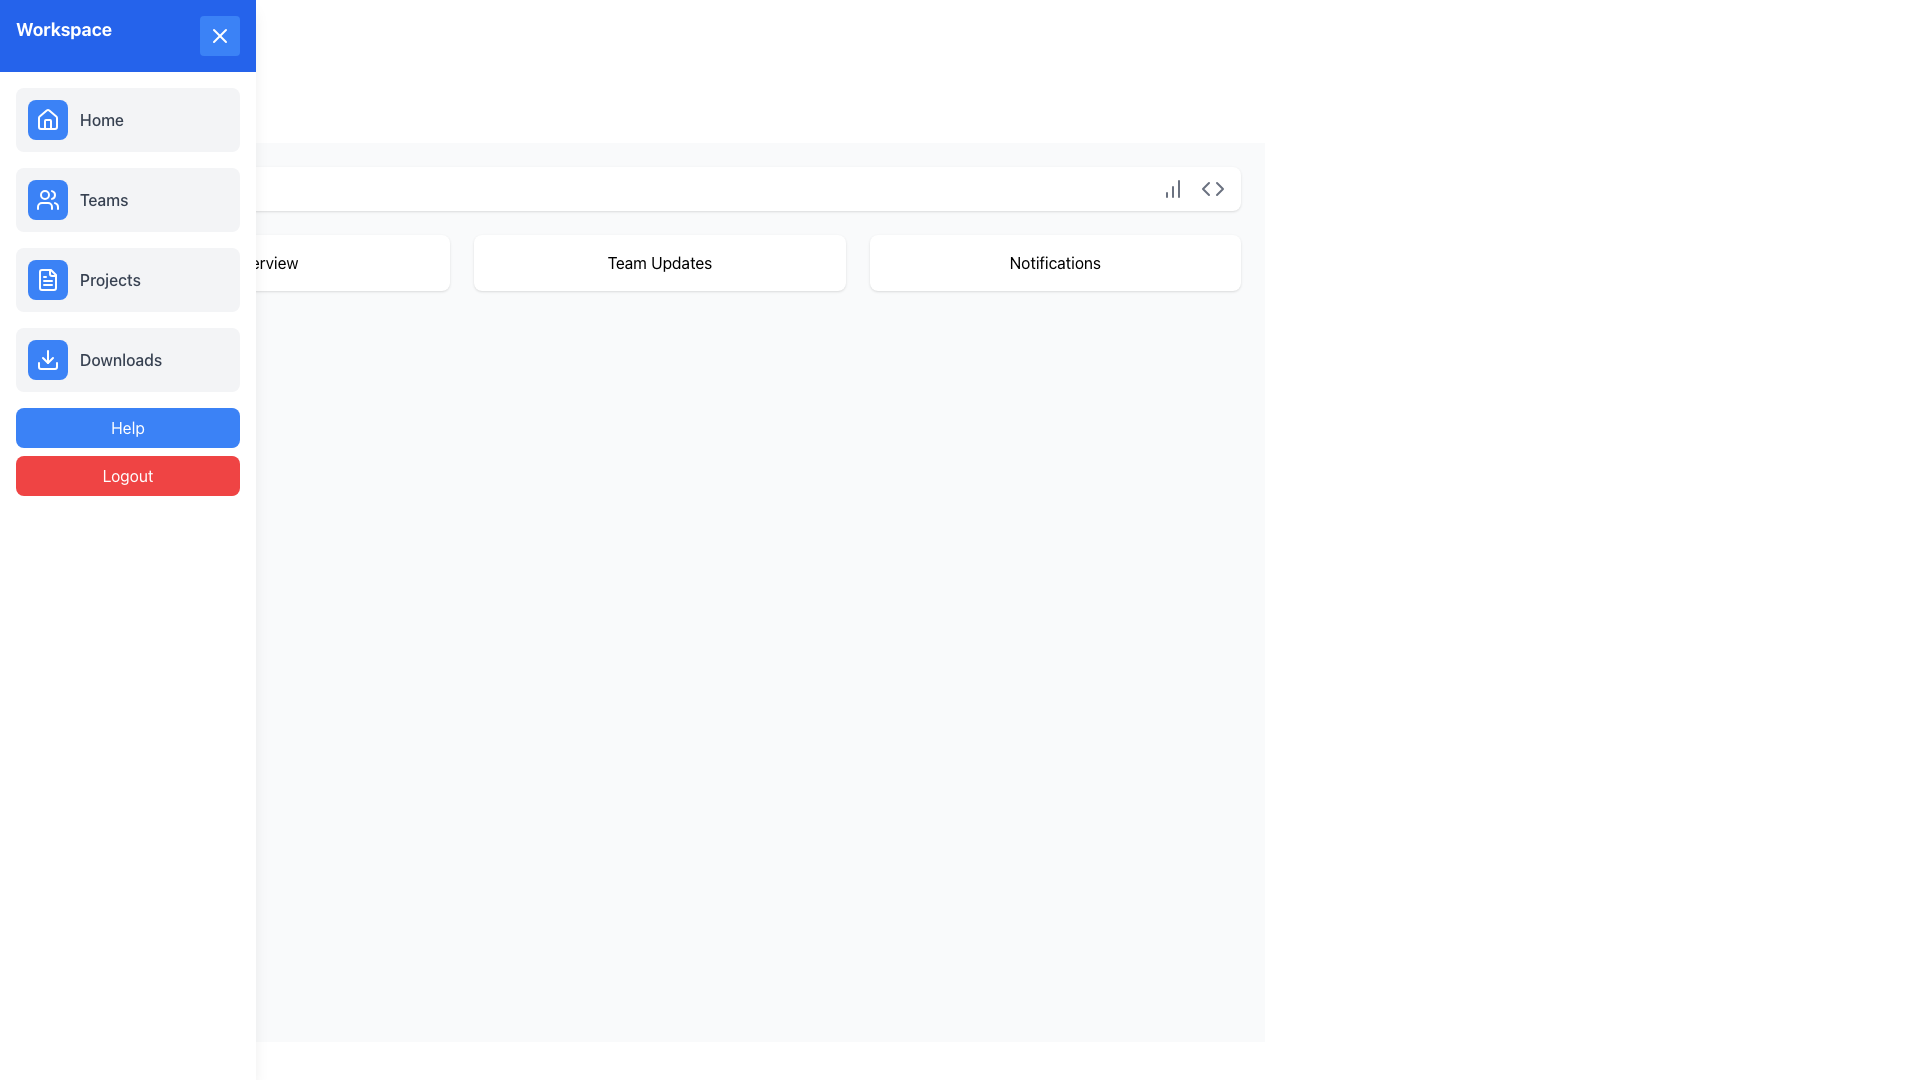  Describe the element at coordinates (127, 280) in the screenshot. I see `the 'Projects' button, which is the third option in the vertical list of navigation items within the sidebar. The button has a gray background that changes to blue on hover, and features an icon resembling a document on the left with the text label 'Projects' on the right` at that location.